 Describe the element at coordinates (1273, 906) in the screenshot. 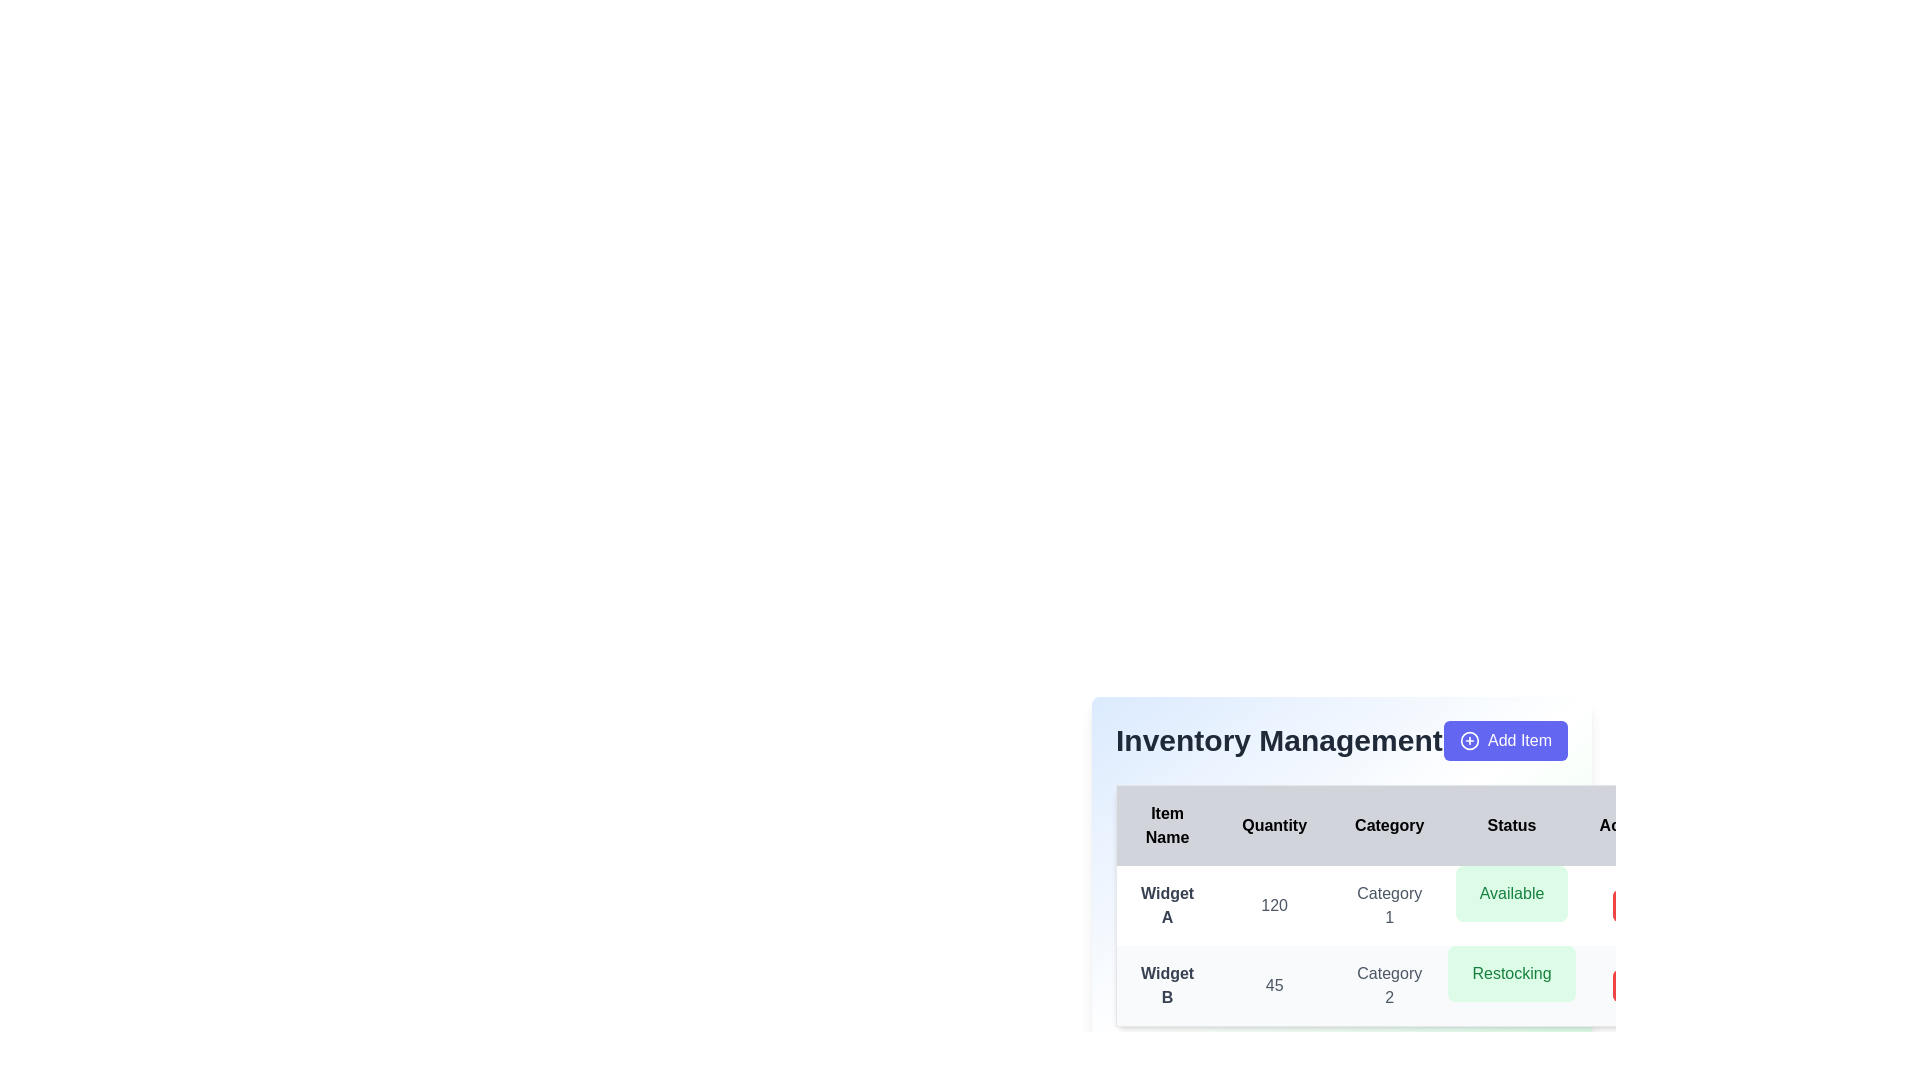

I see `the text element displaying the number '120' in a grayish font, located in the second column of the first row under the 'Quantity' column` at that location.